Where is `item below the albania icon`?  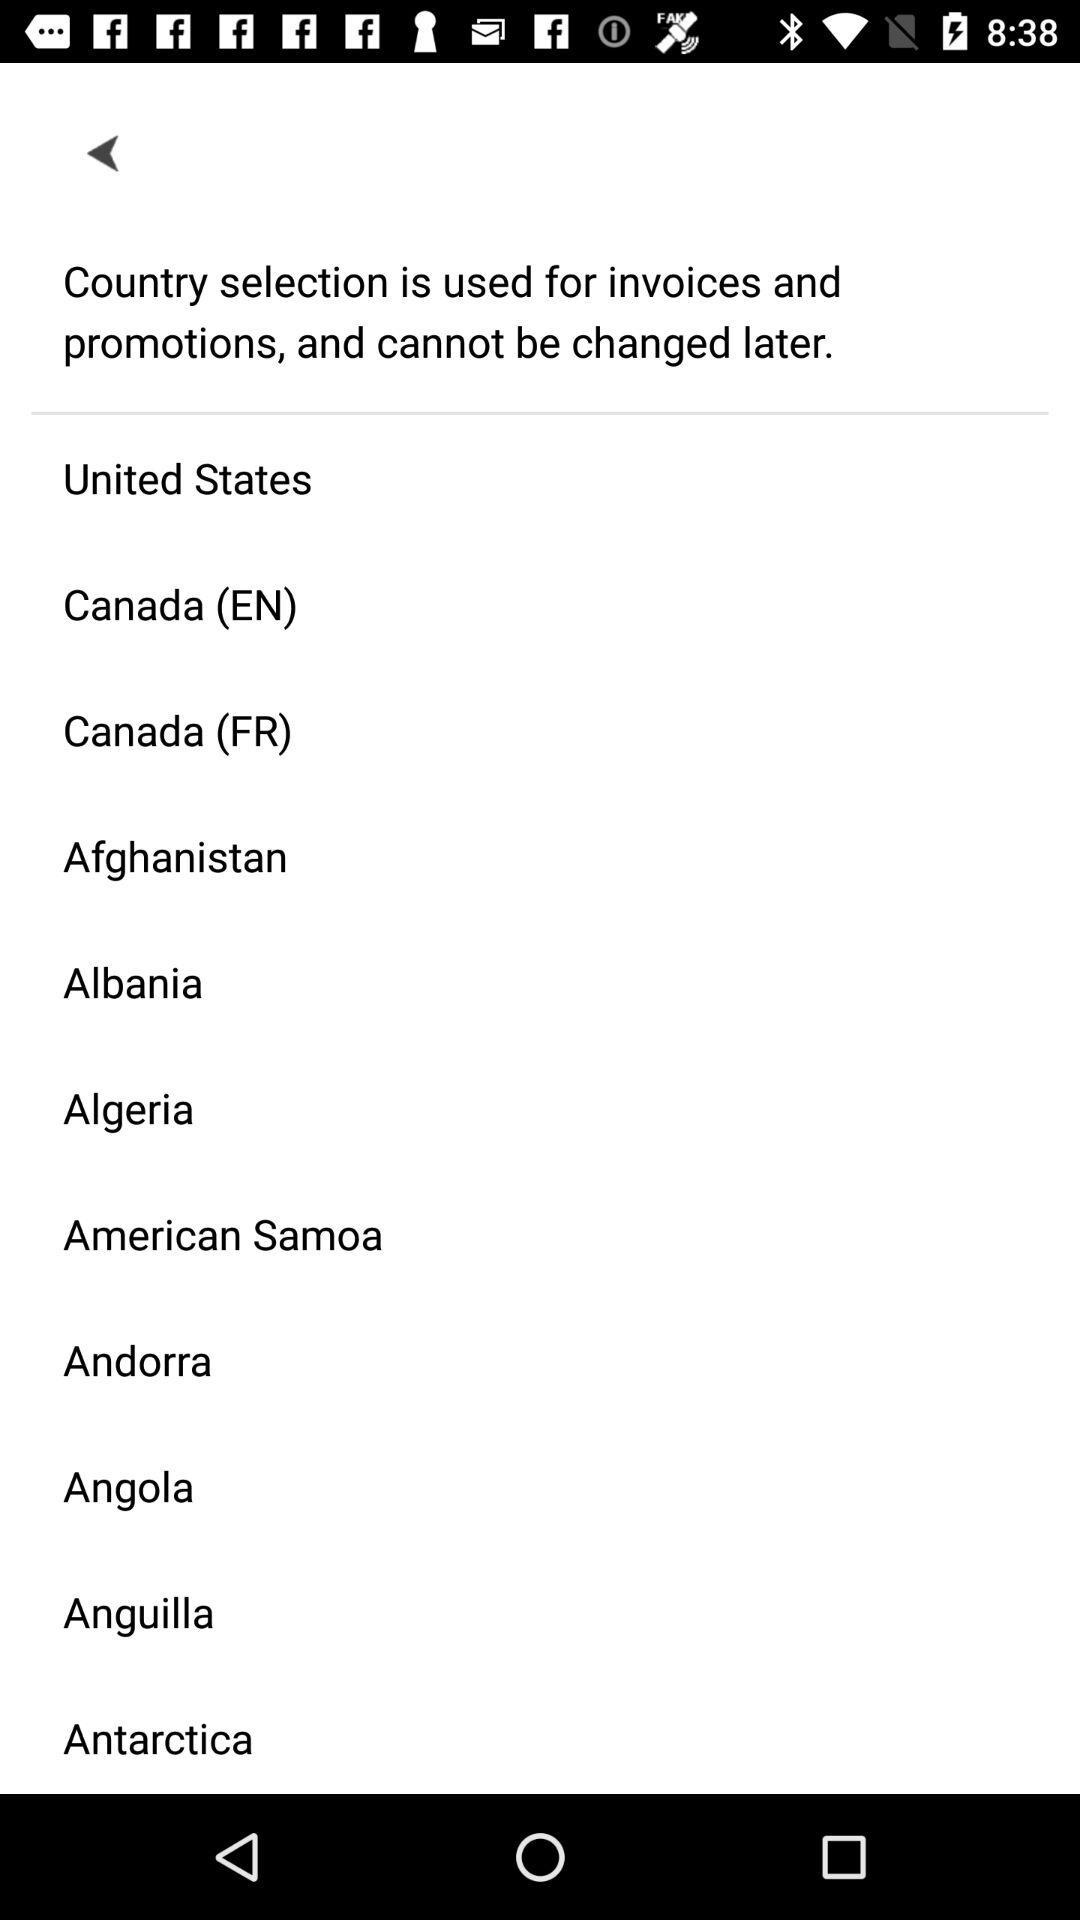
item below the albania icon is located at coordinates (523, 1106).